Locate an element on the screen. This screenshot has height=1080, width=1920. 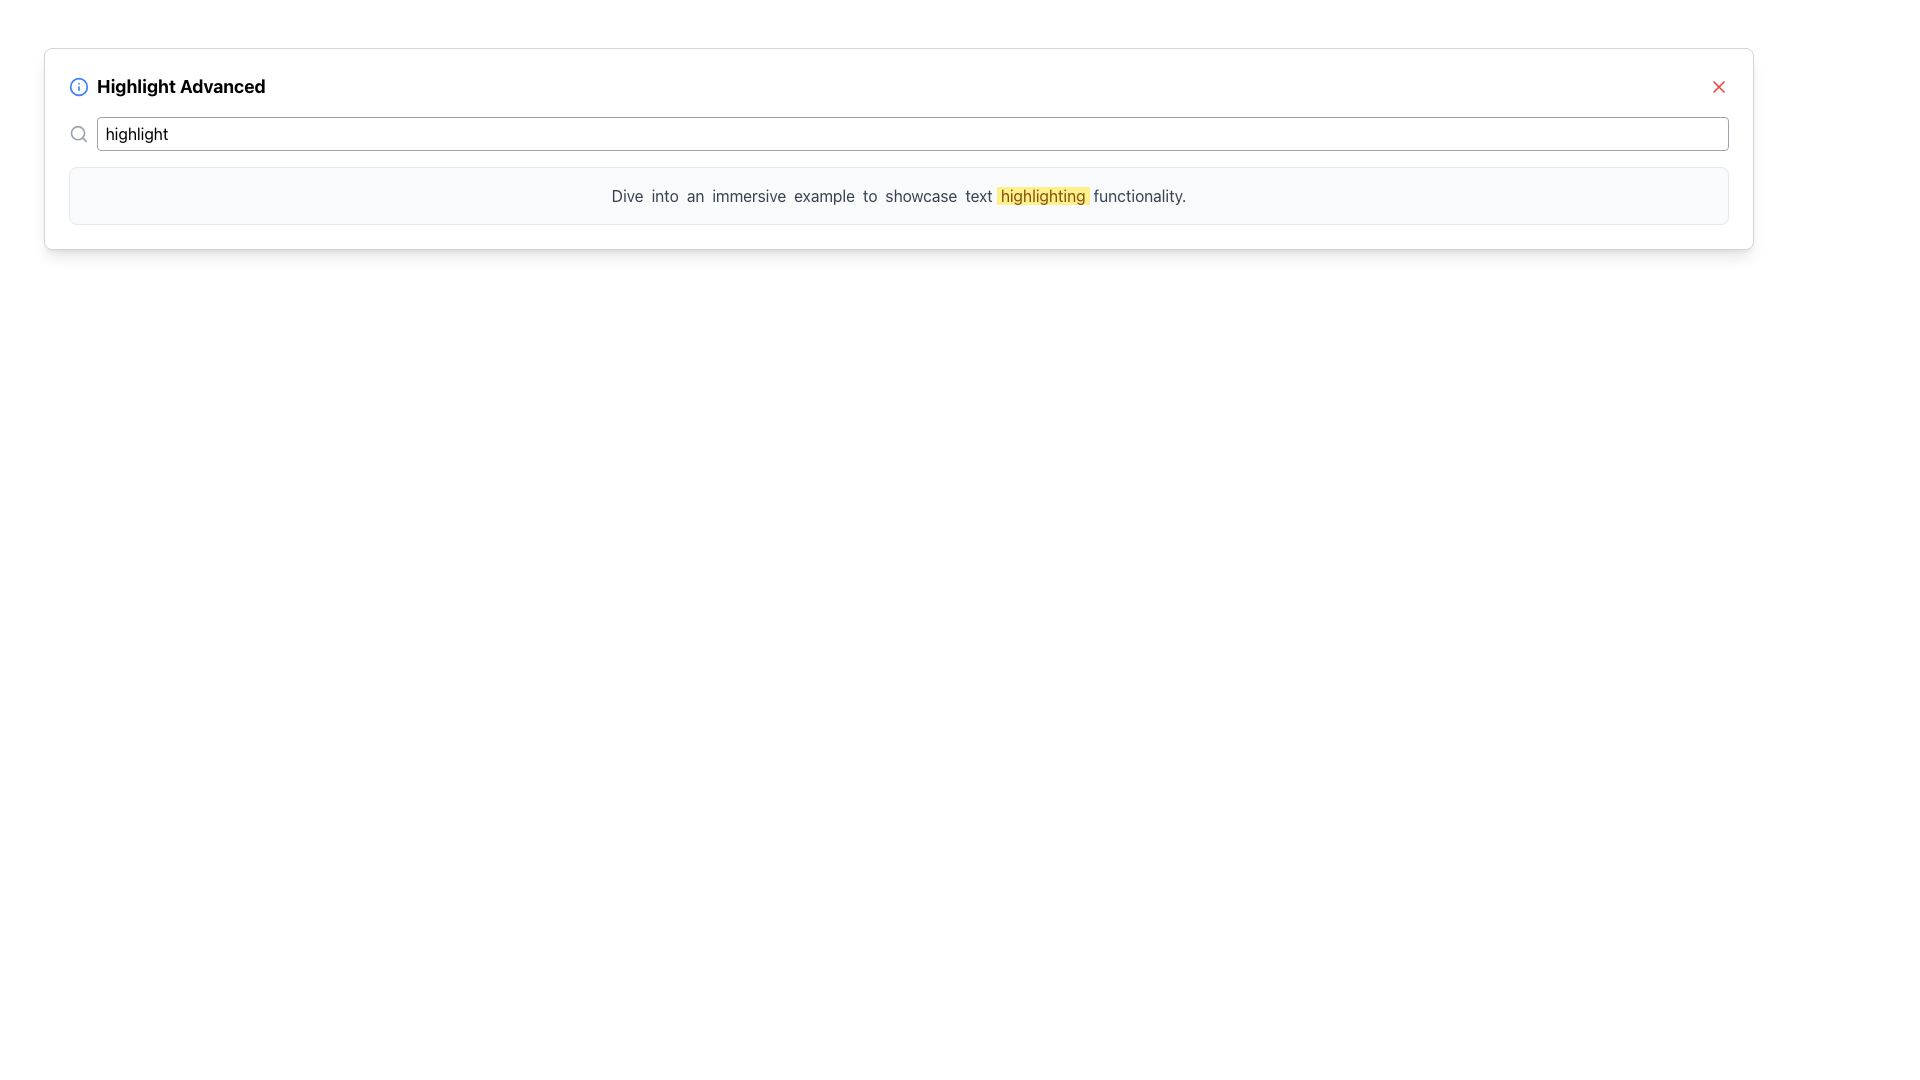
the Label element that serves as a title or header located at the top-left section of the interface is located at coordinates (167, 86).